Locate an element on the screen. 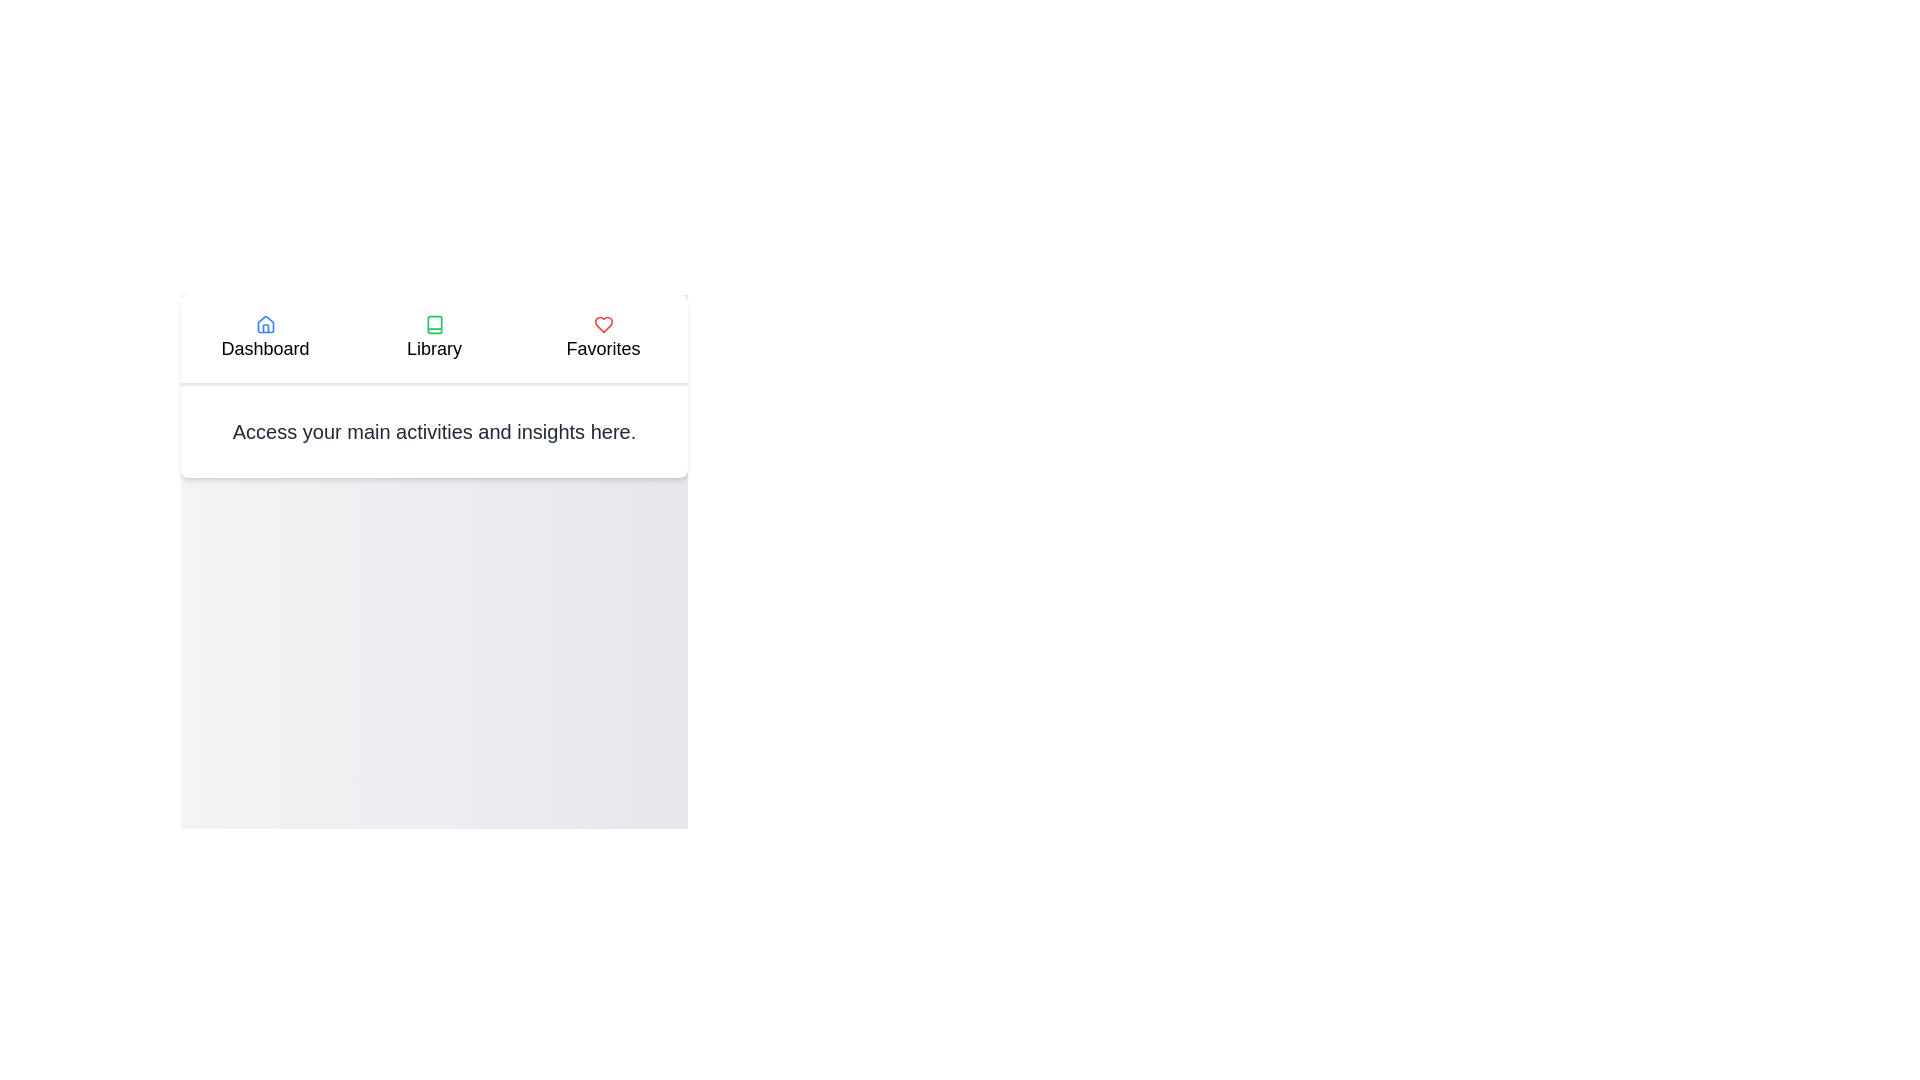  the Dashboard tab to select it is located at coordinates (264, 338).